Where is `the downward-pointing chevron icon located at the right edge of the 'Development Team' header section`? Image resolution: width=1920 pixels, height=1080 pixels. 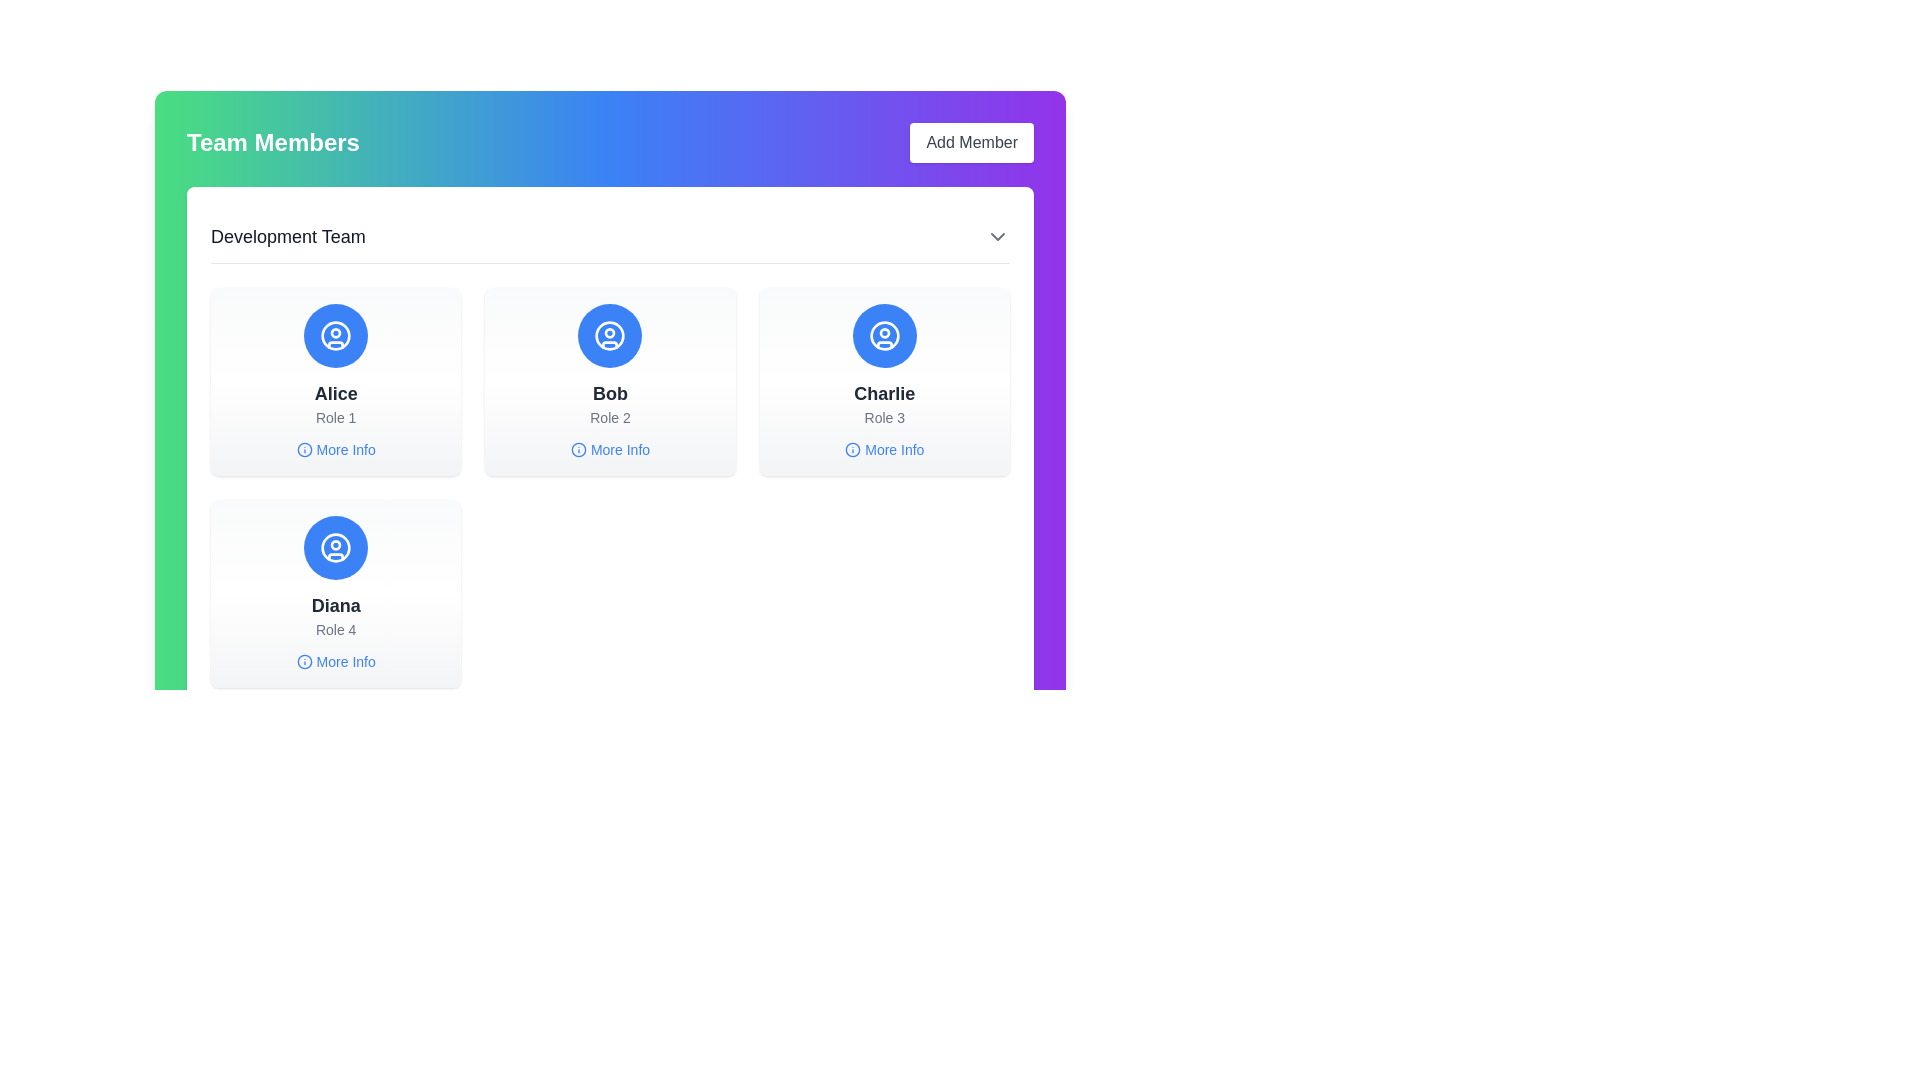 the downward-pointing chevron icon located at the right edge of the 'Development Team' header section is located at coordinates (998, 235).